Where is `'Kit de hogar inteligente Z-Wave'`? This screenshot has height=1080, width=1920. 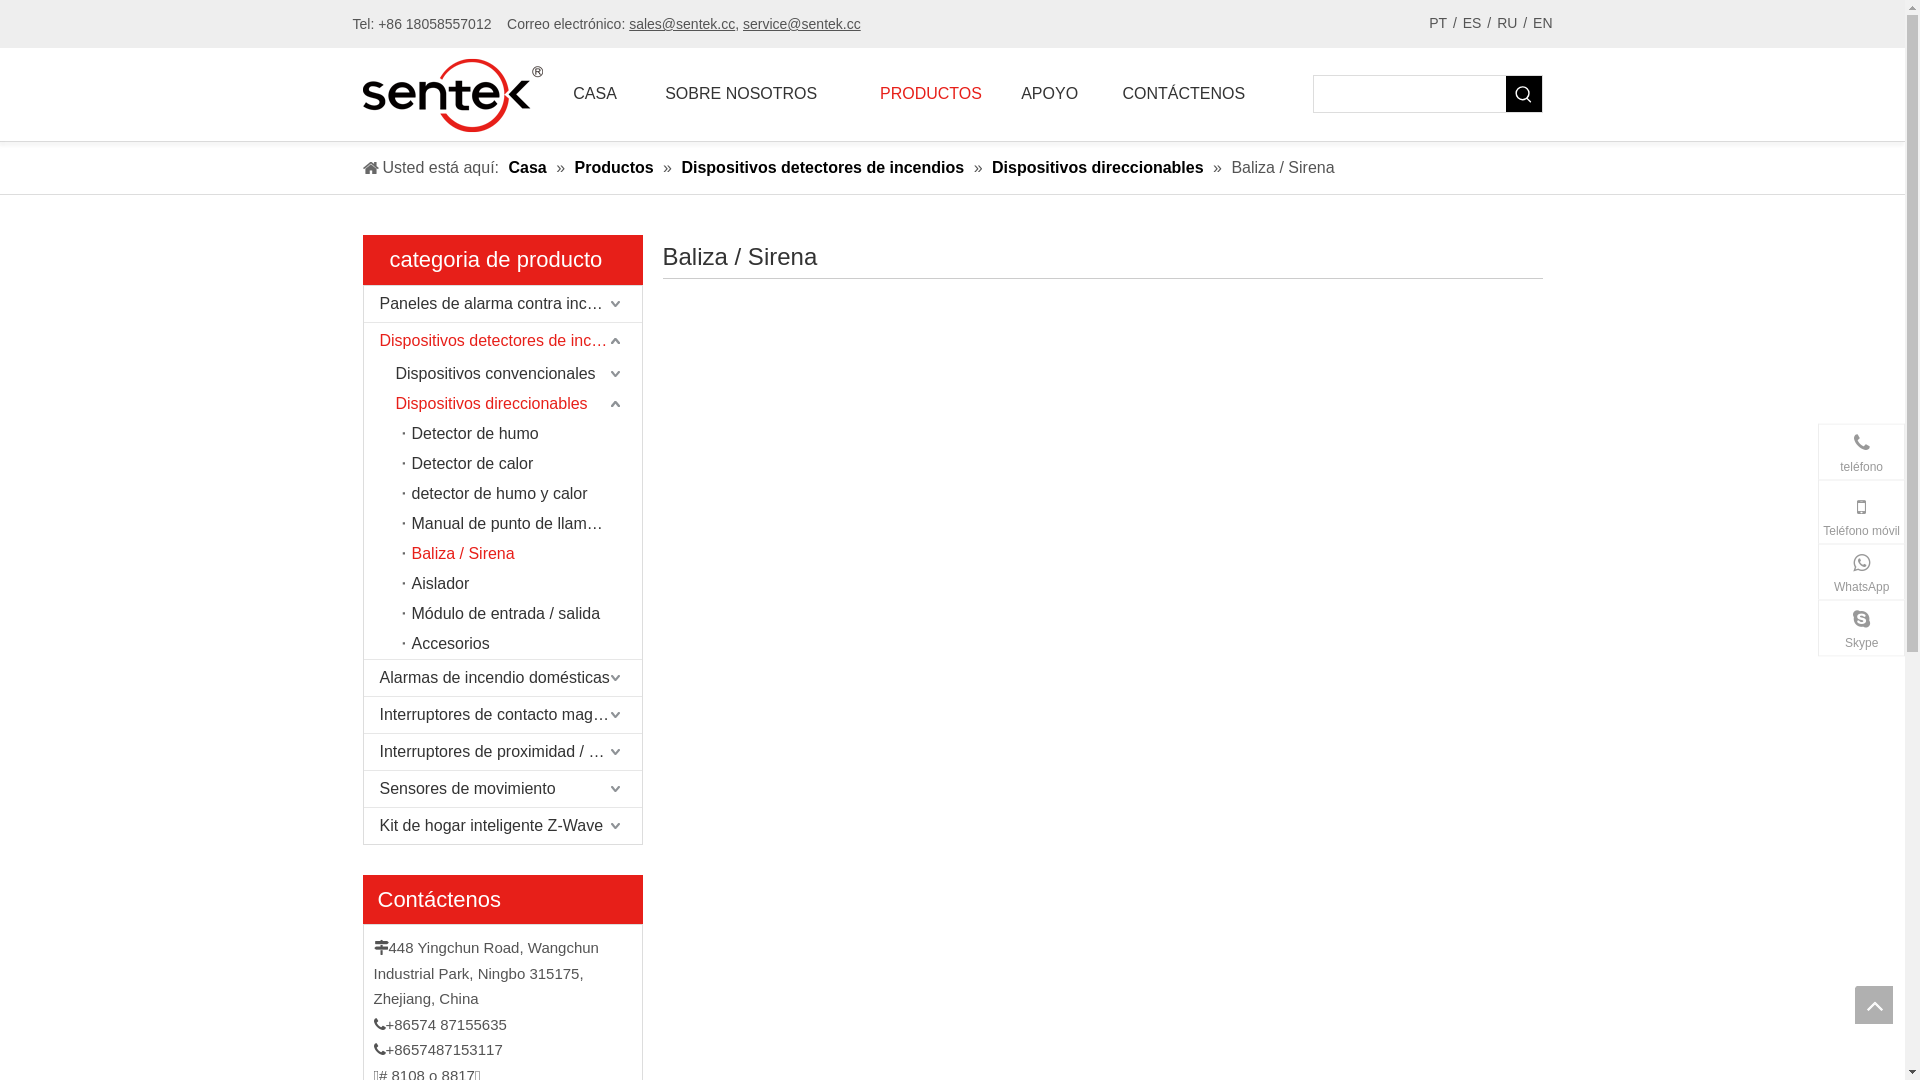 'Kit de hogar inteligente Z-Wave' is located at coordinates (503, 825).